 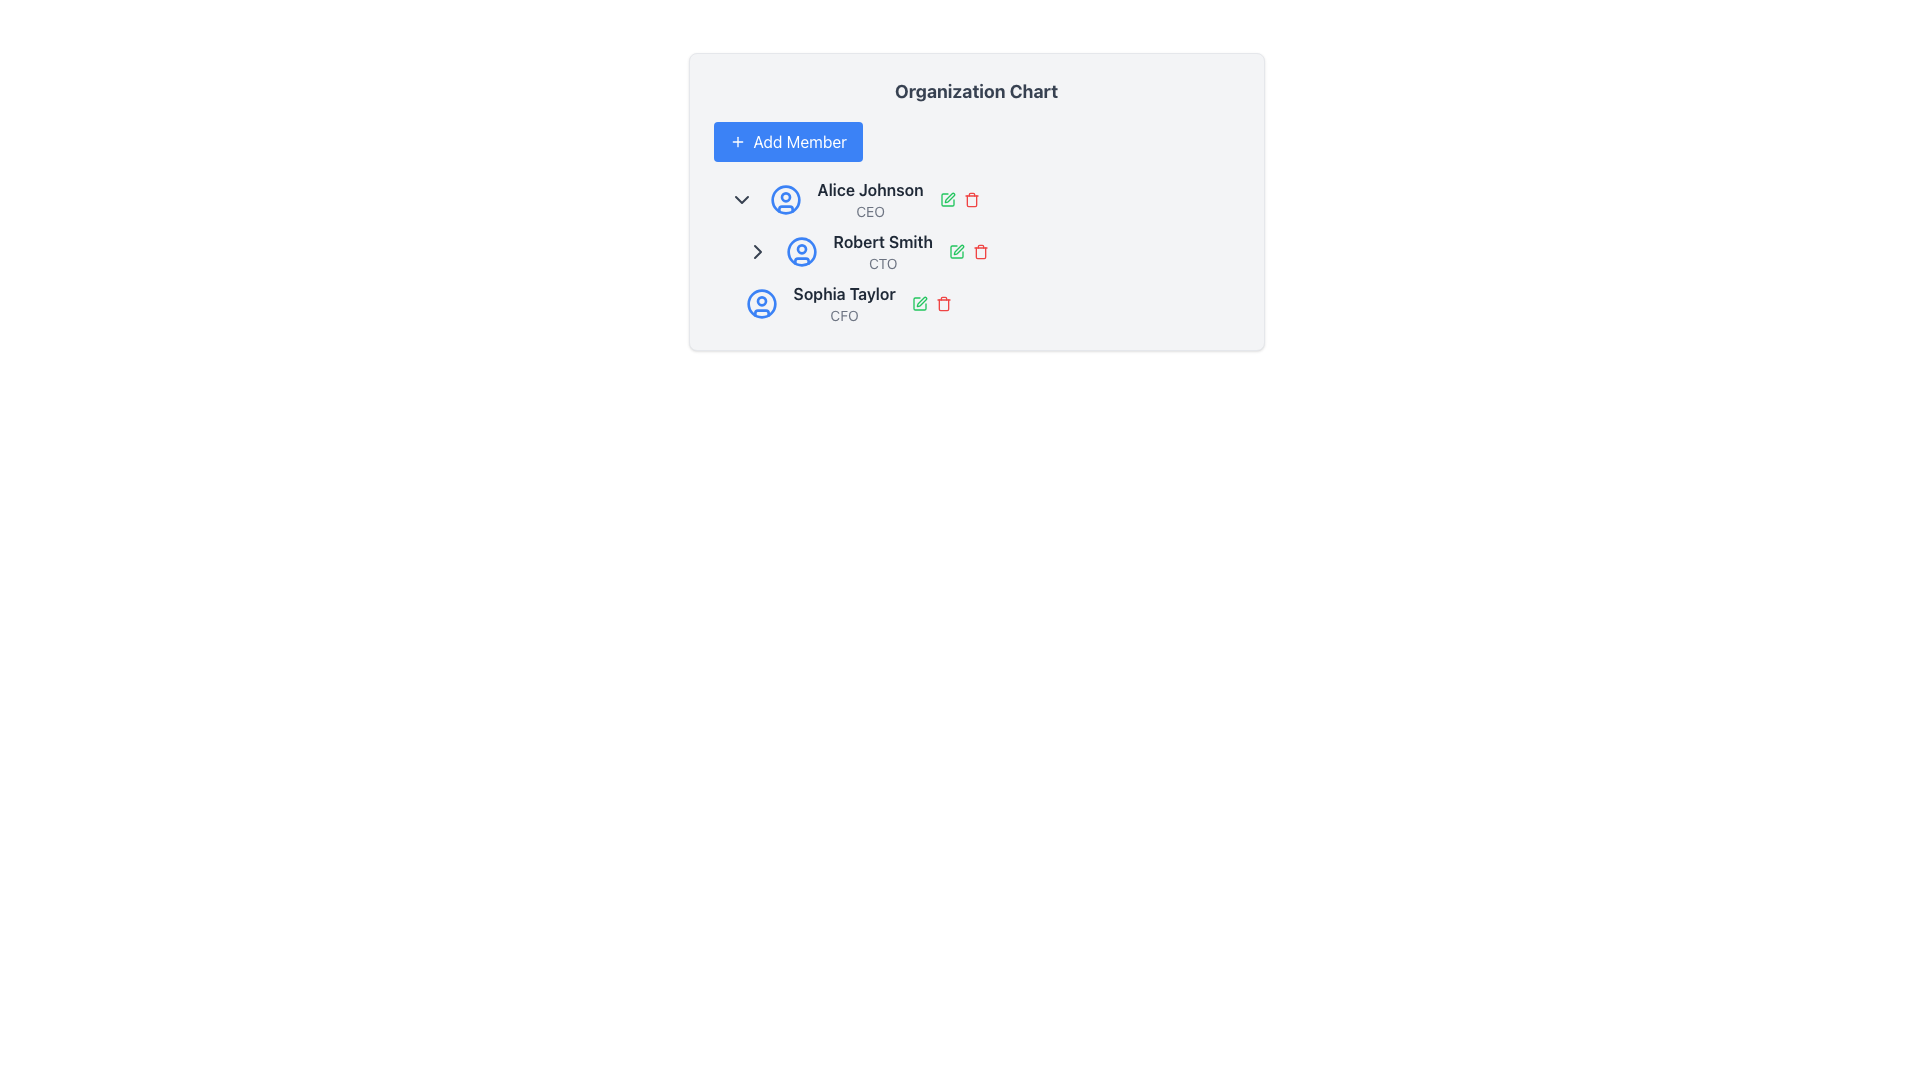 I want to click on the arrow icon to the left of 'Robert Smith' in the 'Organization Chart' interface, so click(x=756, y=250).